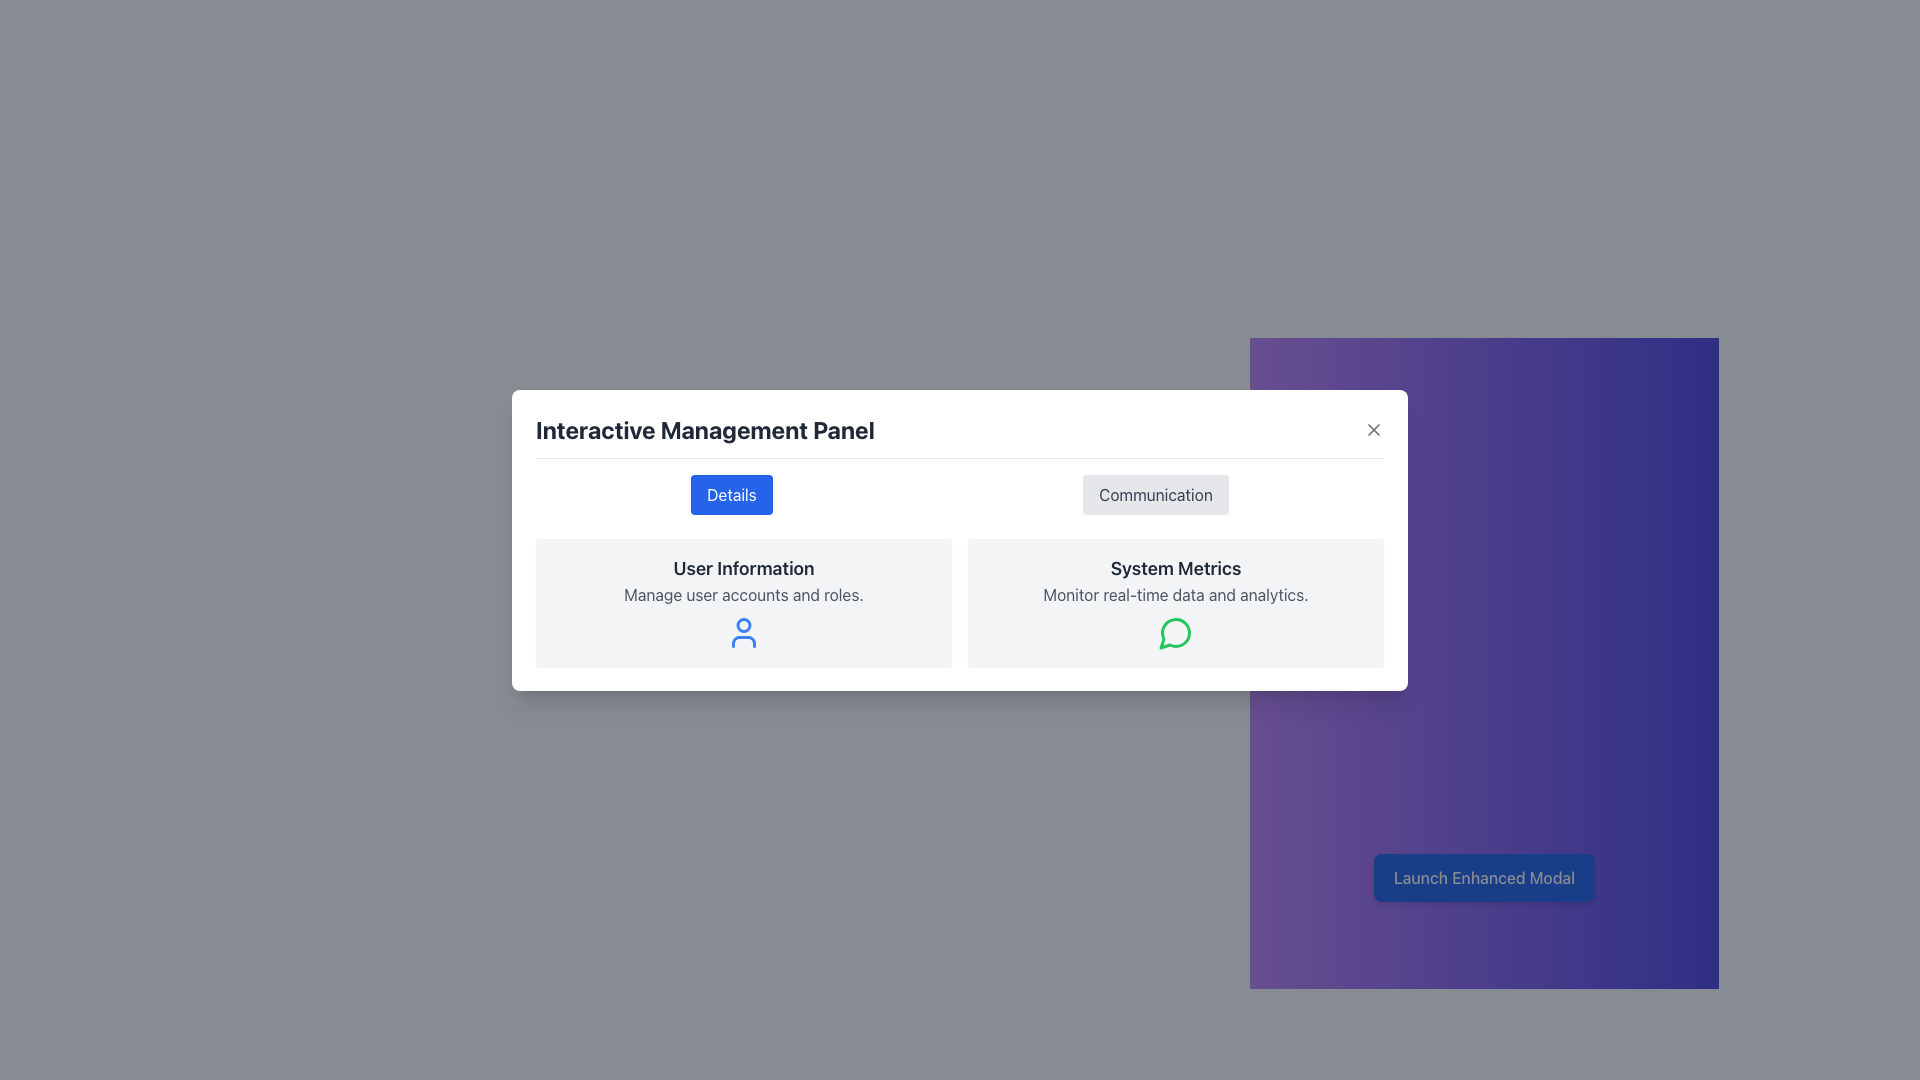  Describe the element at coordinates (705, 428) in the screenshot. I see `text from the prominent 'Interactive Management Panel' label displayed in bold, large dark gray font at the top-left section of the modal dialog header` at that location.